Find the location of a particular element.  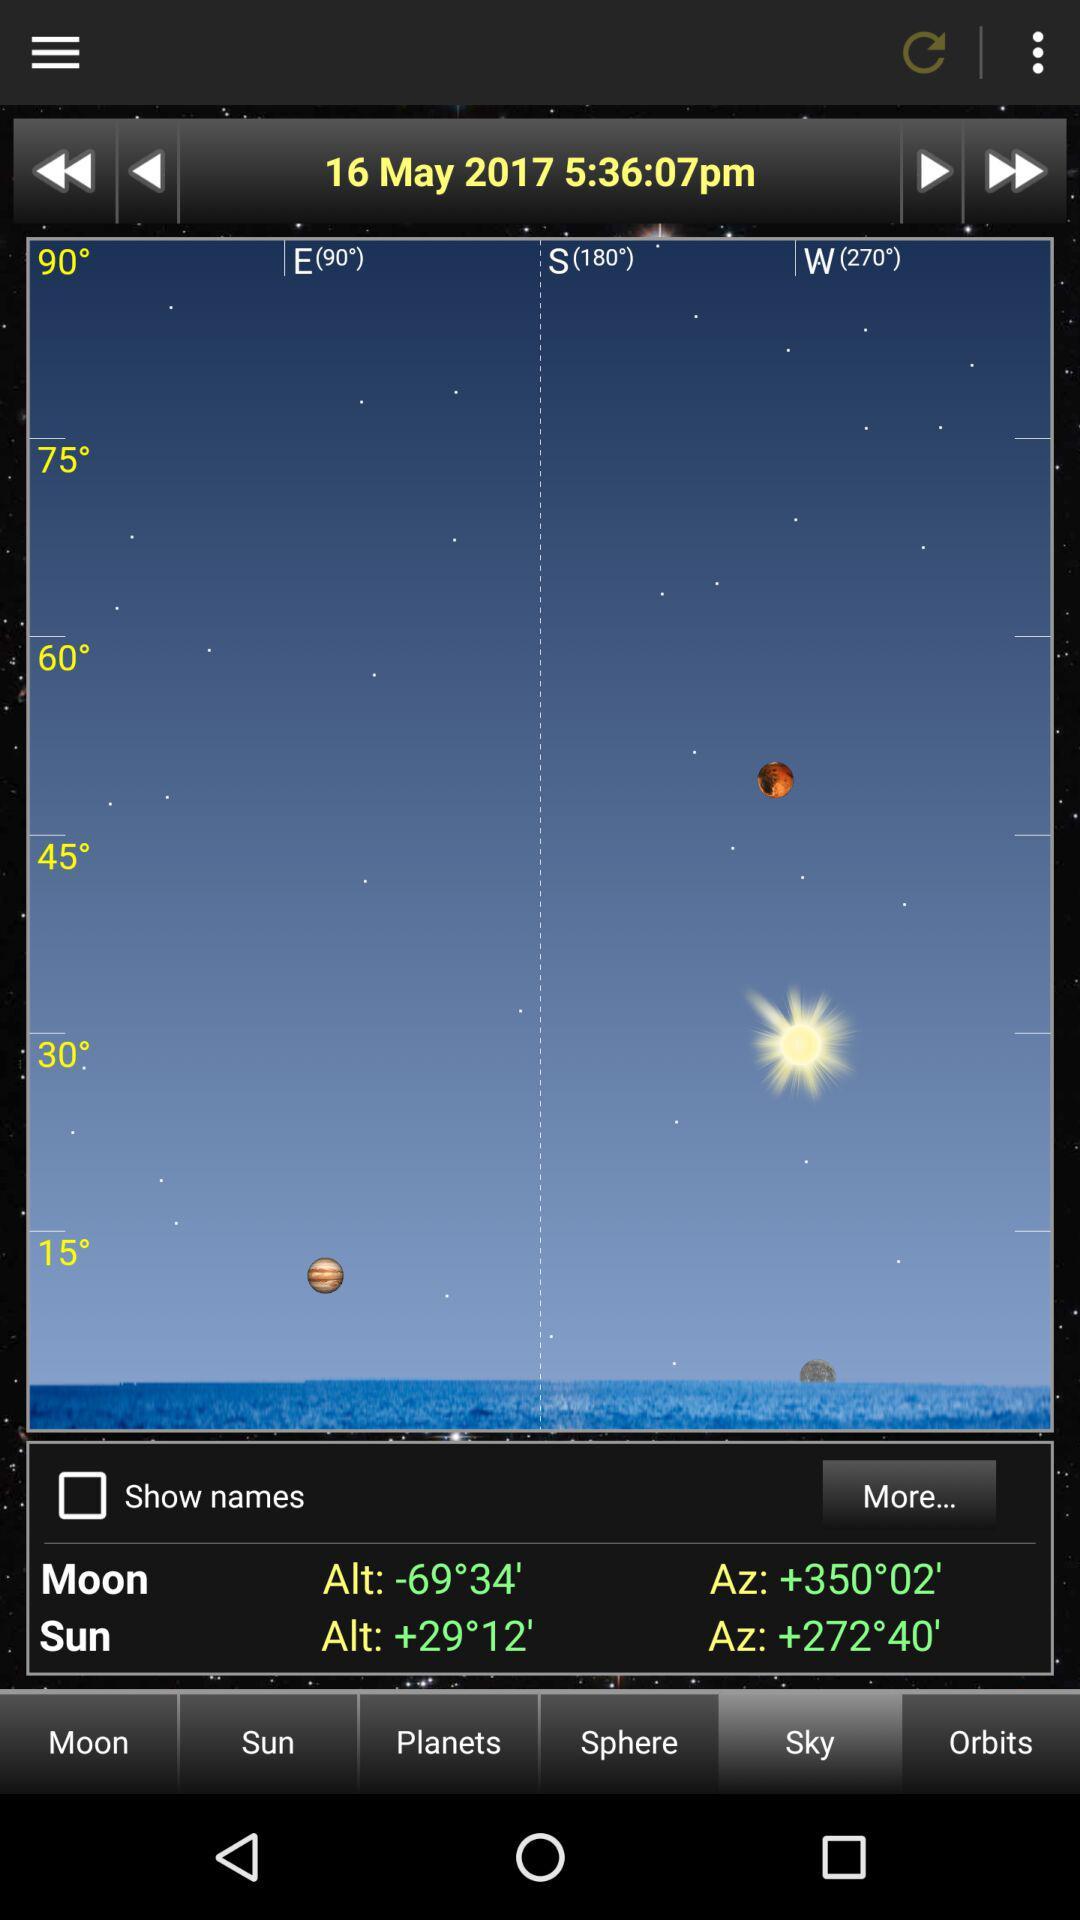

next is located at coordinates (1015, 171).